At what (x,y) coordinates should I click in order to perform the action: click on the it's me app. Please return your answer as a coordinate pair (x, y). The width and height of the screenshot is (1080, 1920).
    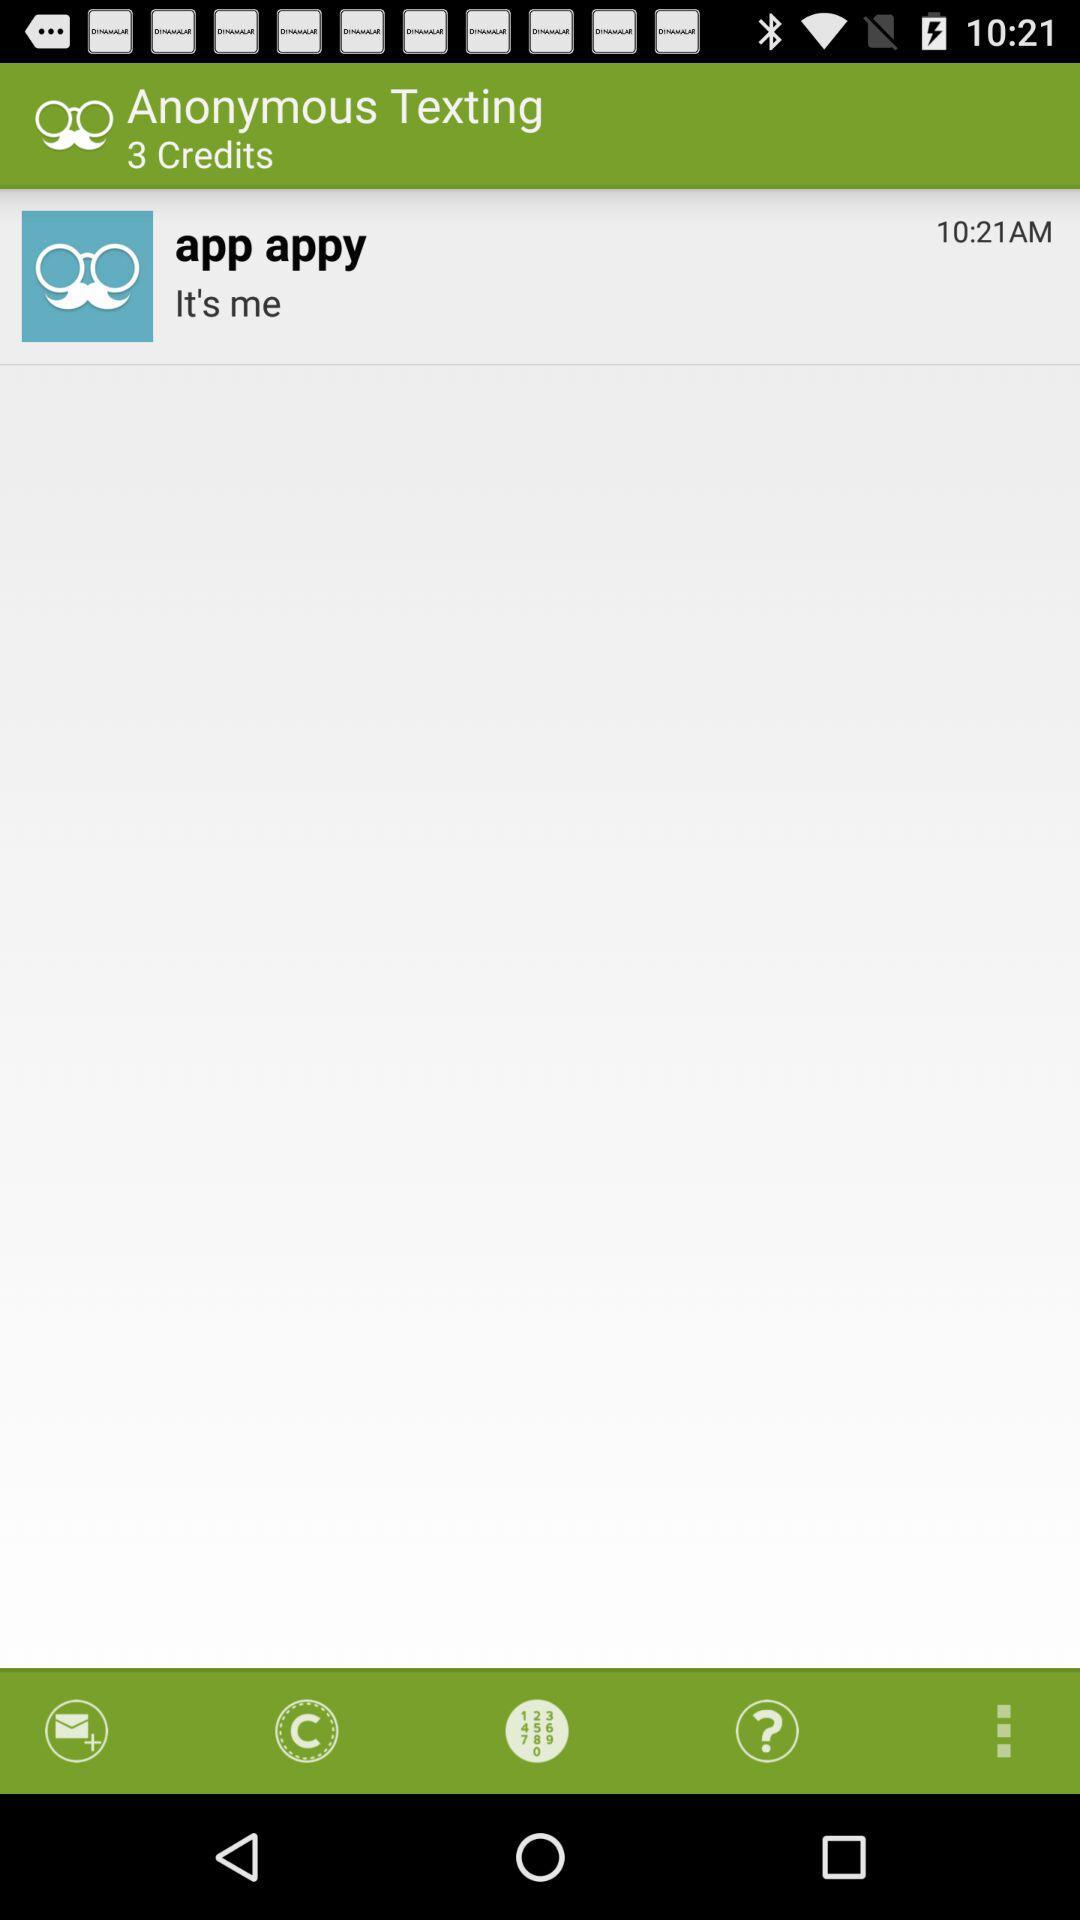
    Looking at the image, I should click on (612, 301).